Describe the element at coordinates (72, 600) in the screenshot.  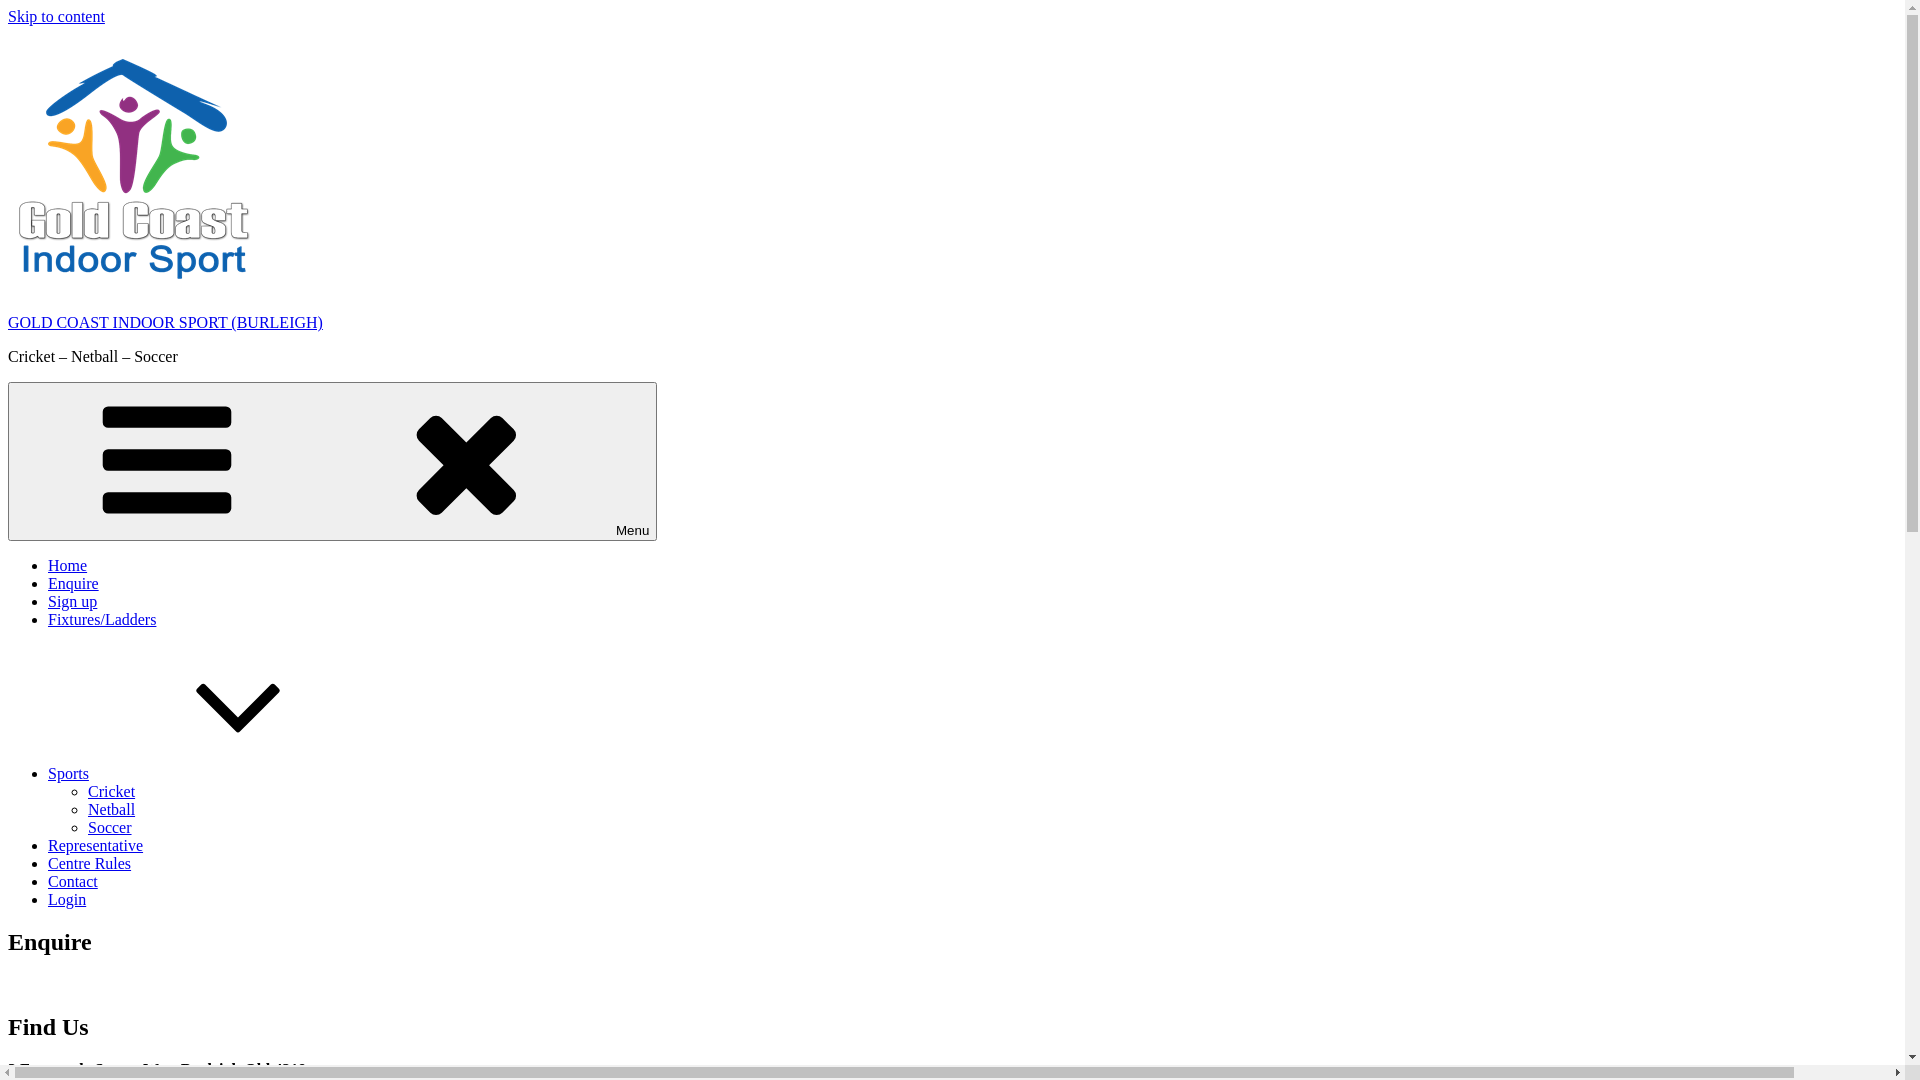
I see `'Sign up'` at that location.